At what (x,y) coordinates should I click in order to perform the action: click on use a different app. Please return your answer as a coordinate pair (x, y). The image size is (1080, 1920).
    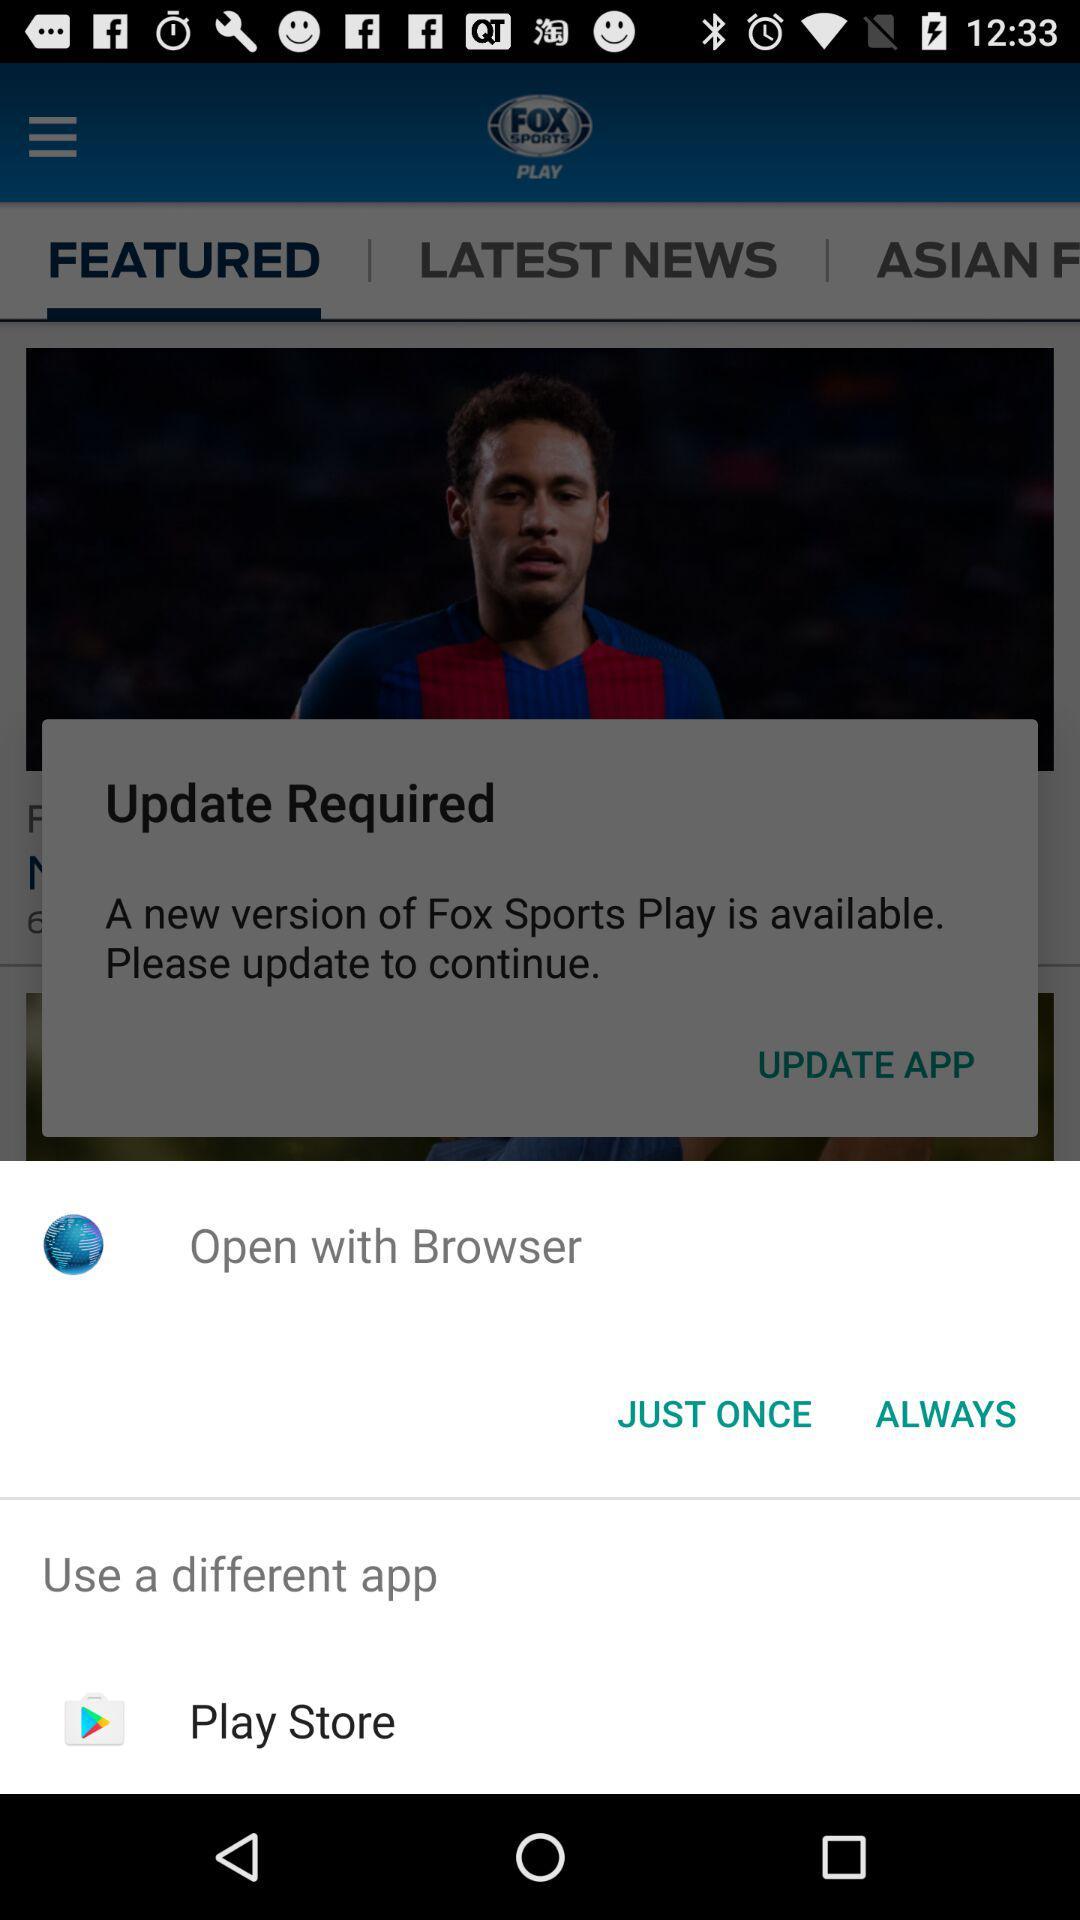
    Looking at the image, I should click on (540, 1572).